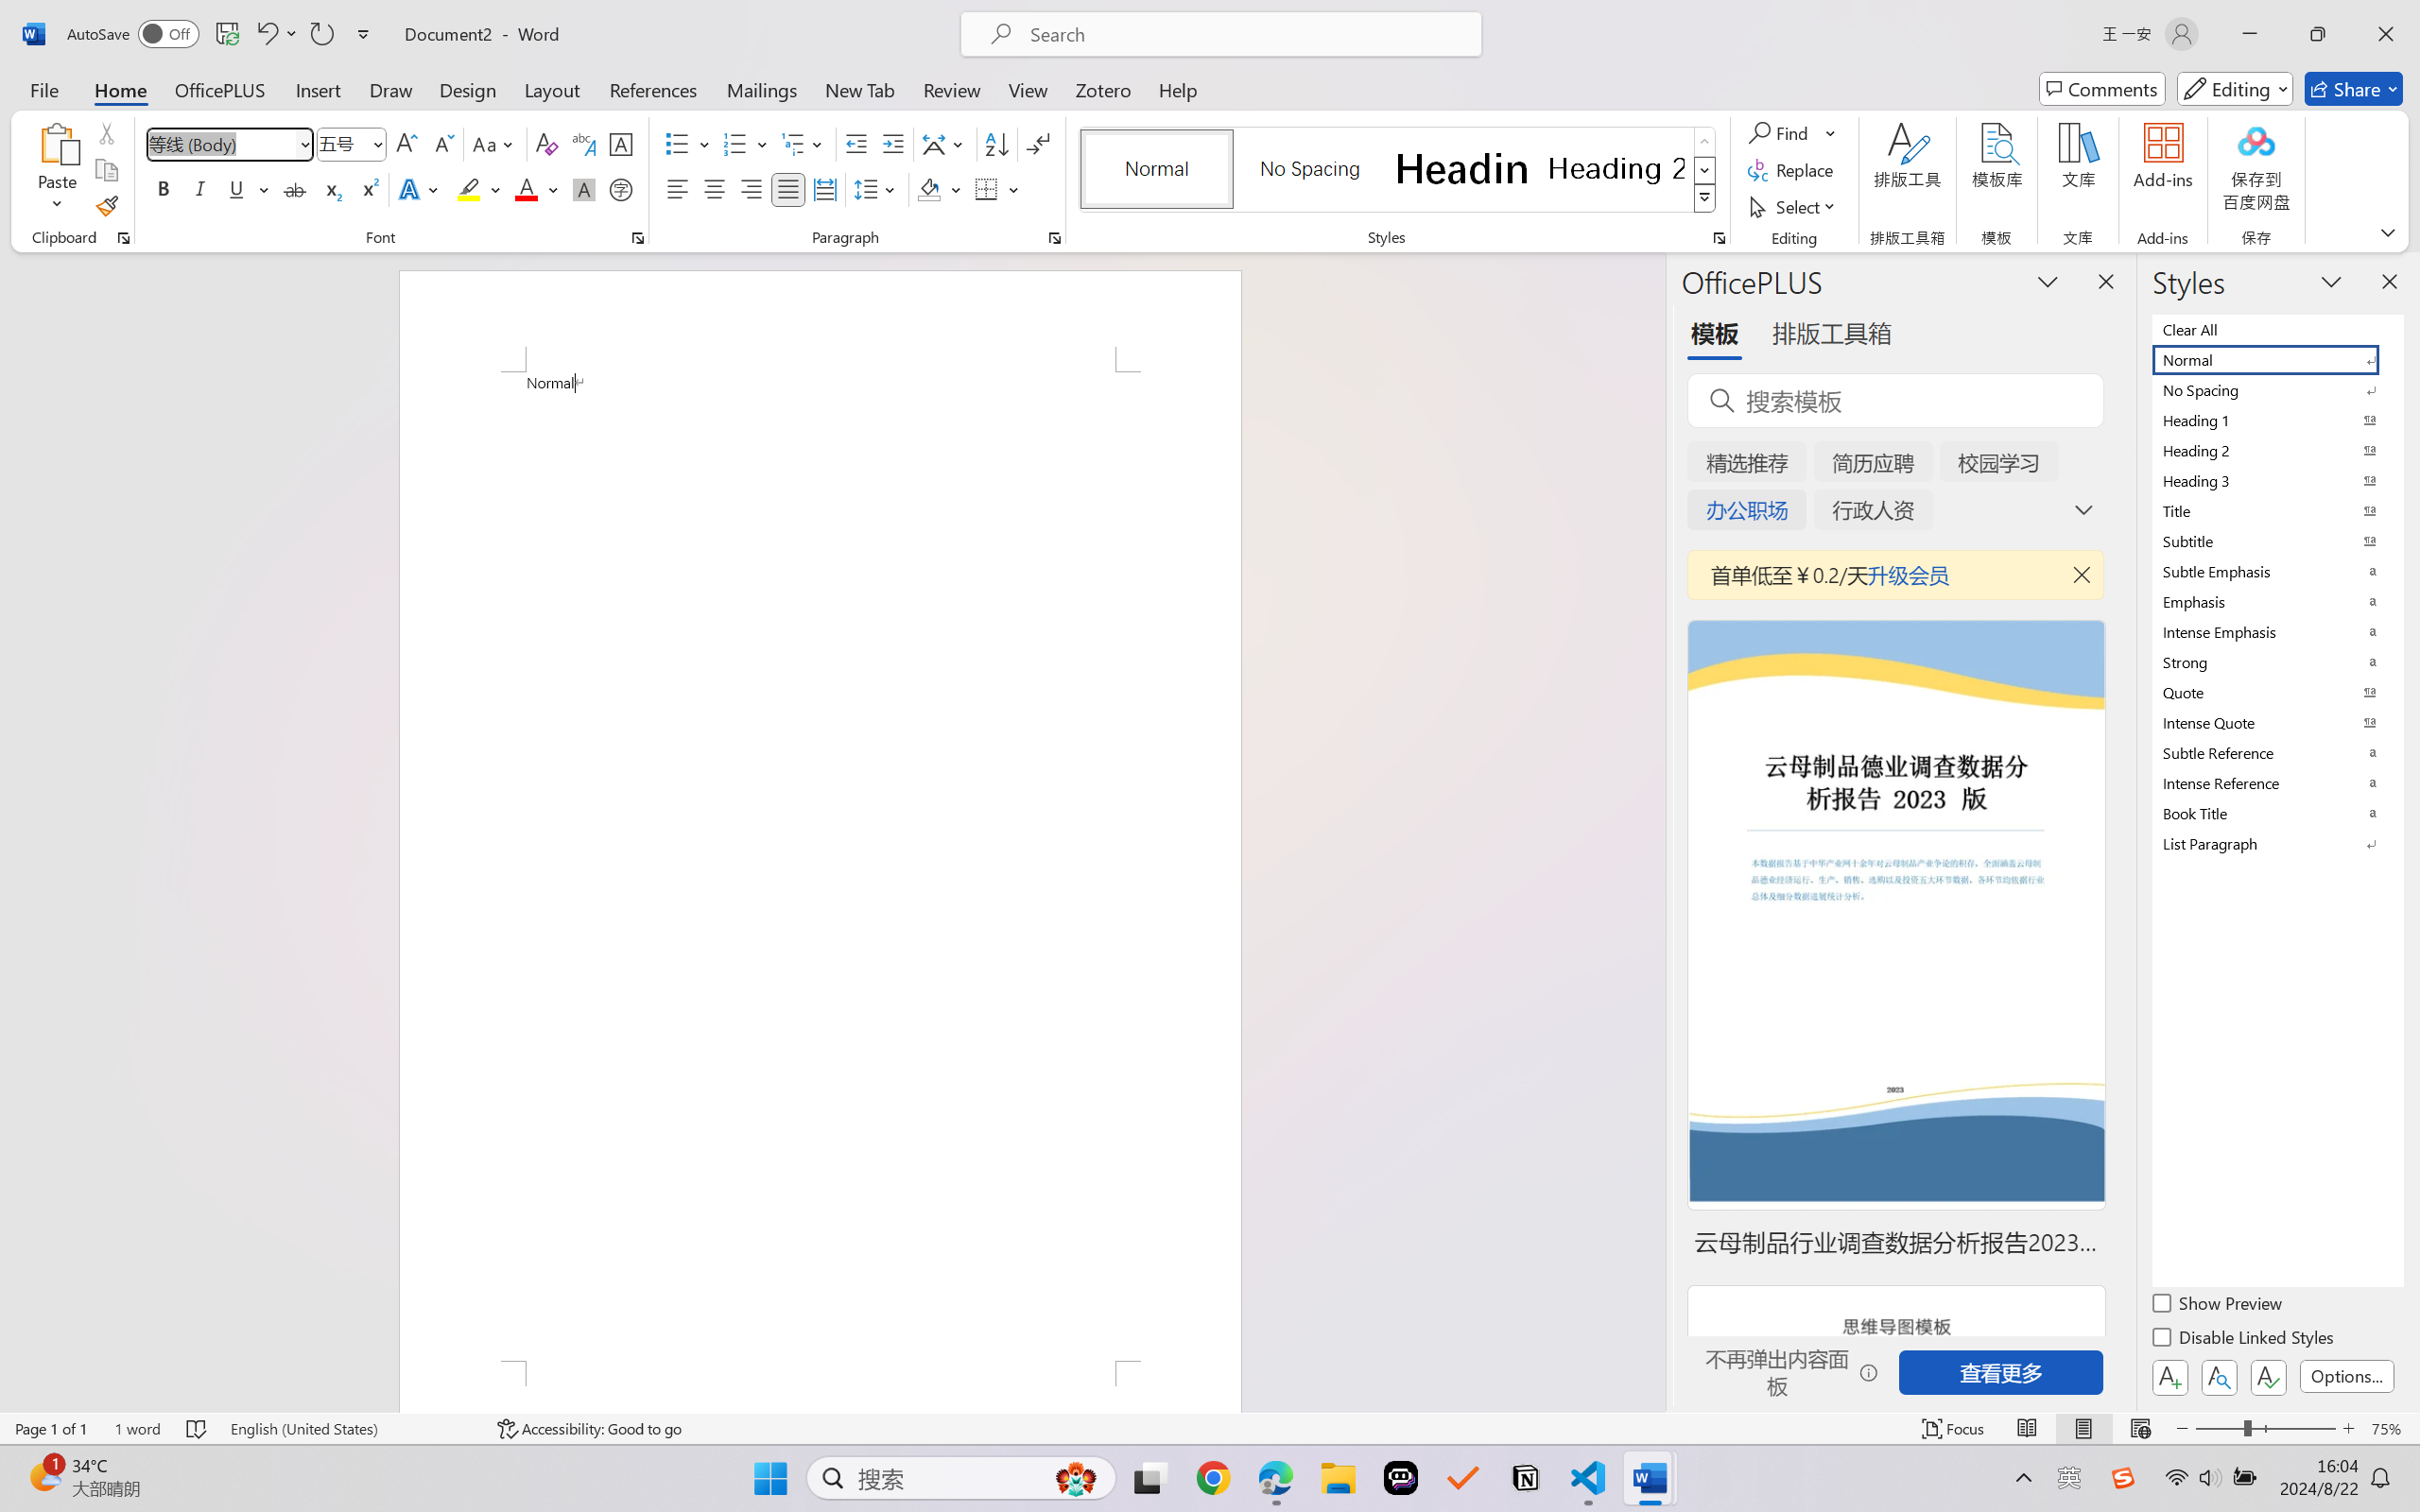 Image resolution: width=2420 pixels, height=1512 pixels. I want to click on 'View', so click(1028, 88).